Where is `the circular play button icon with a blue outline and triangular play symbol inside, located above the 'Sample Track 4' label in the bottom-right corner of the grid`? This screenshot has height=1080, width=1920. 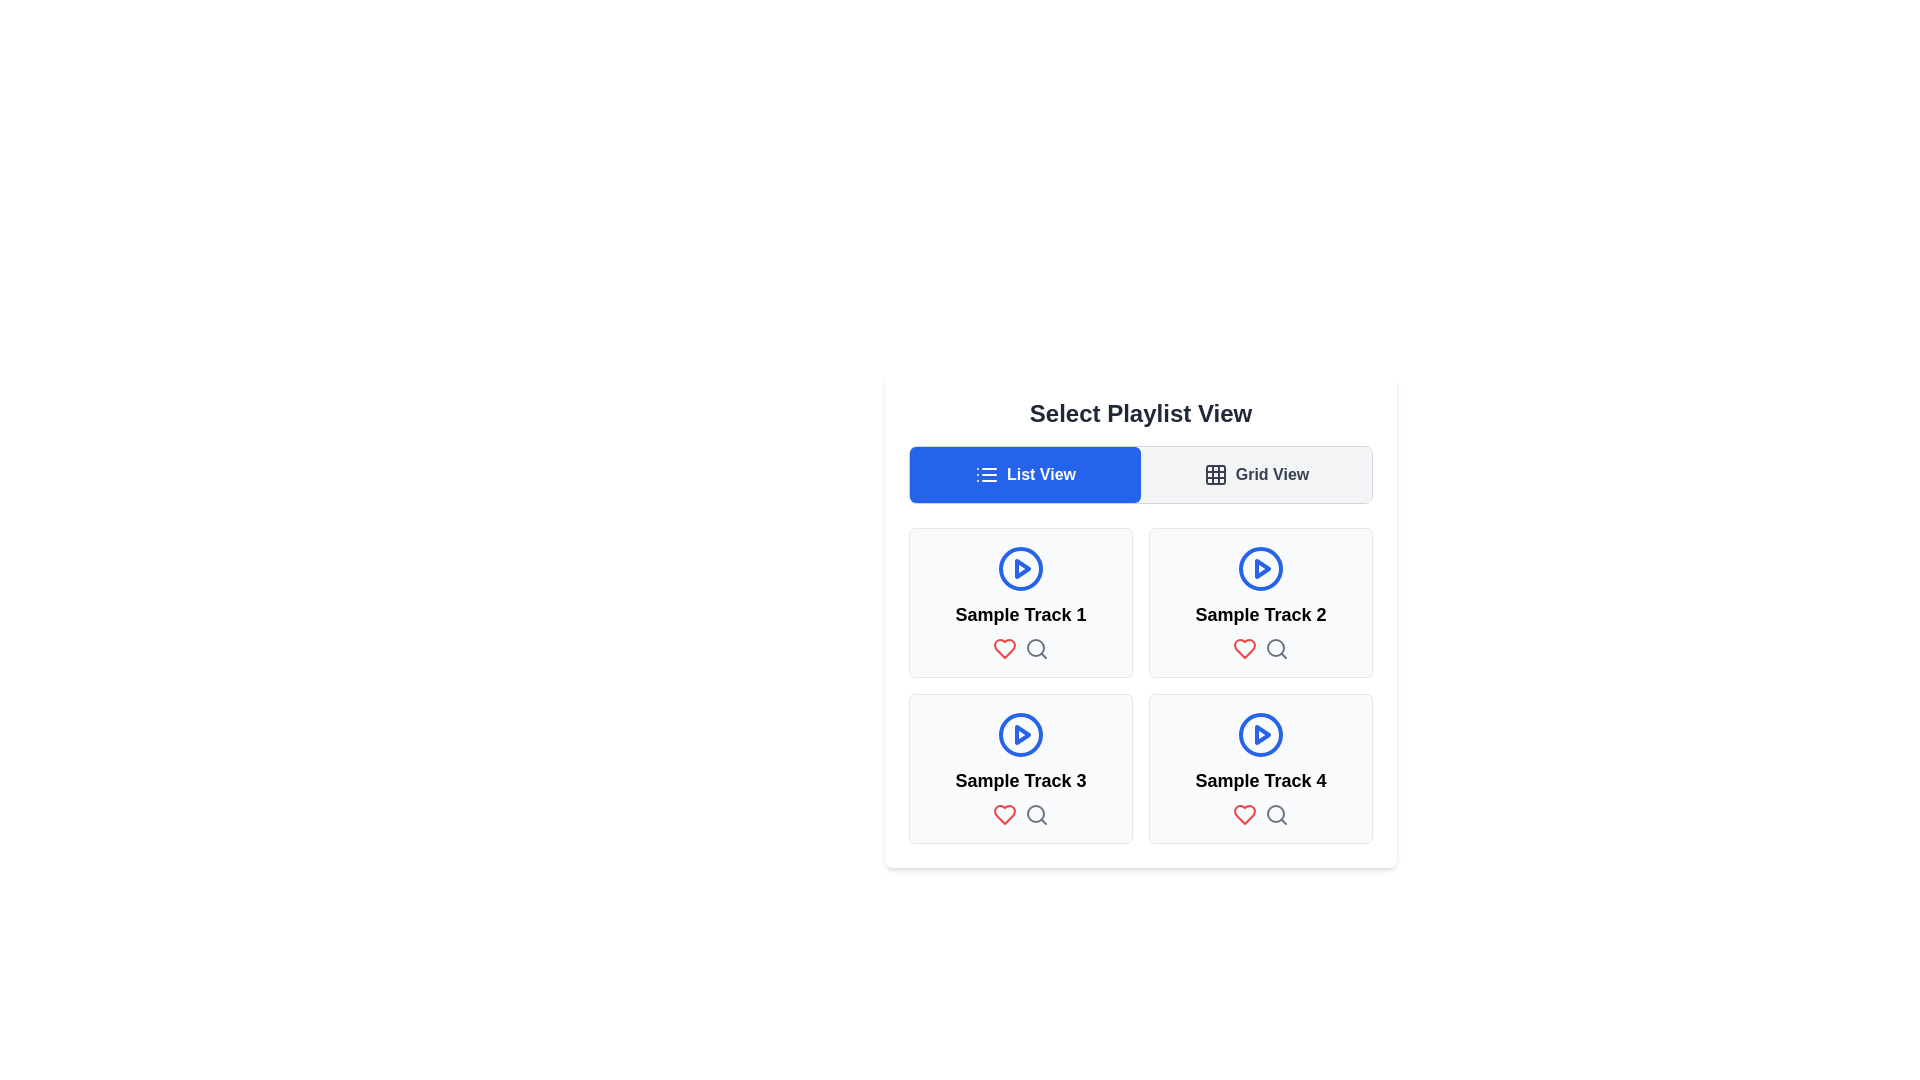 the circular play button icon with a blue outline and triangular play symbol inside, located above the 'Sample Track 4' label in the bottom-right corner of the grid is located at coordinates (1260, 735).